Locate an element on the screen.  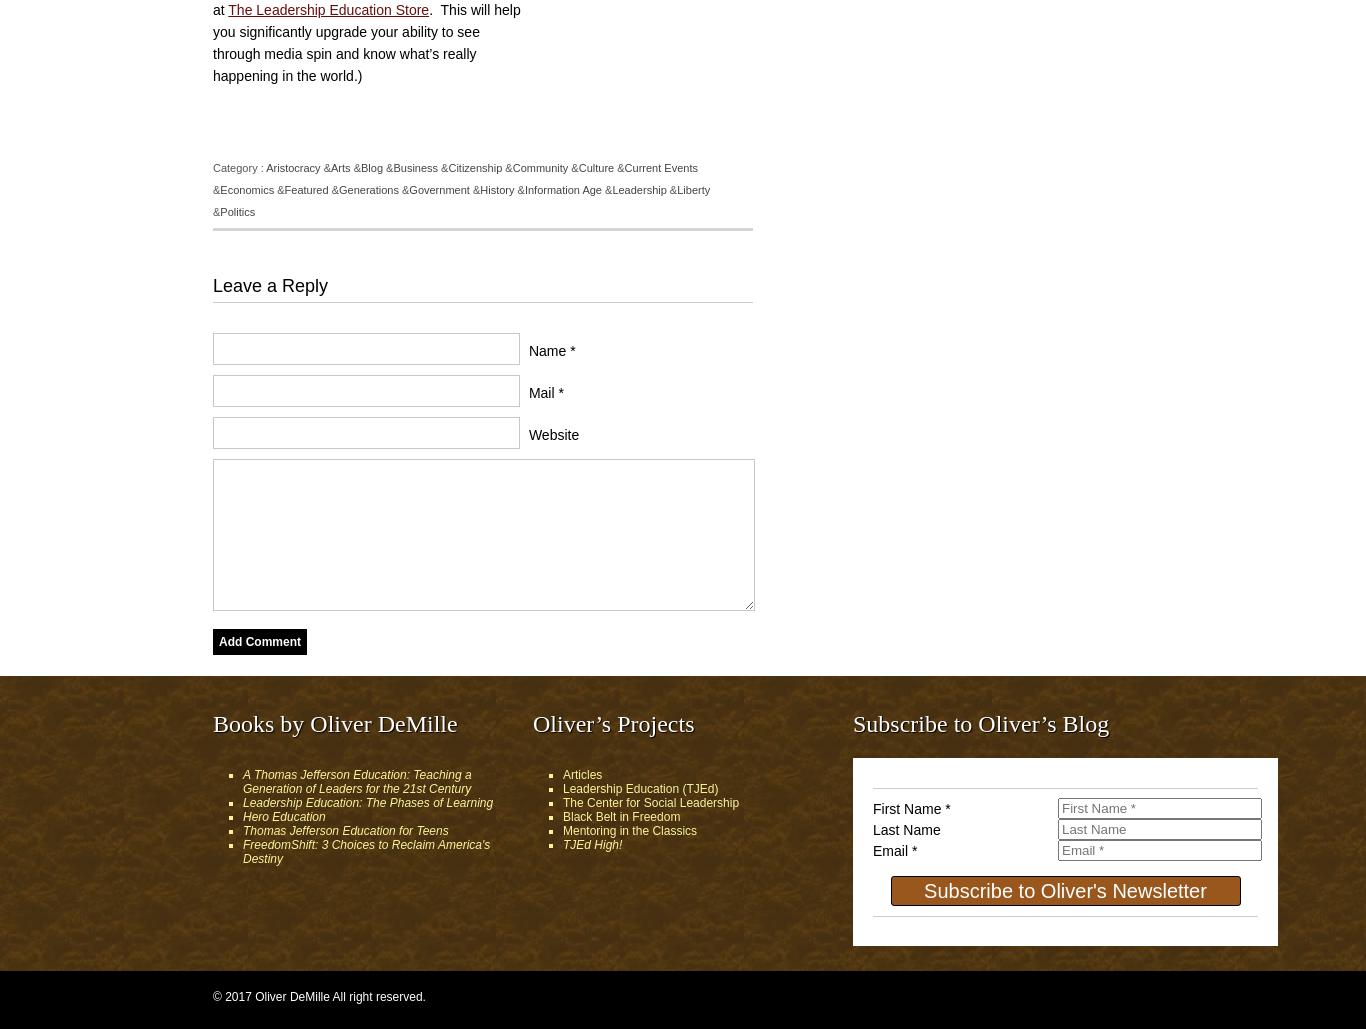
'Liberty' is located at coordinates (693, 189).